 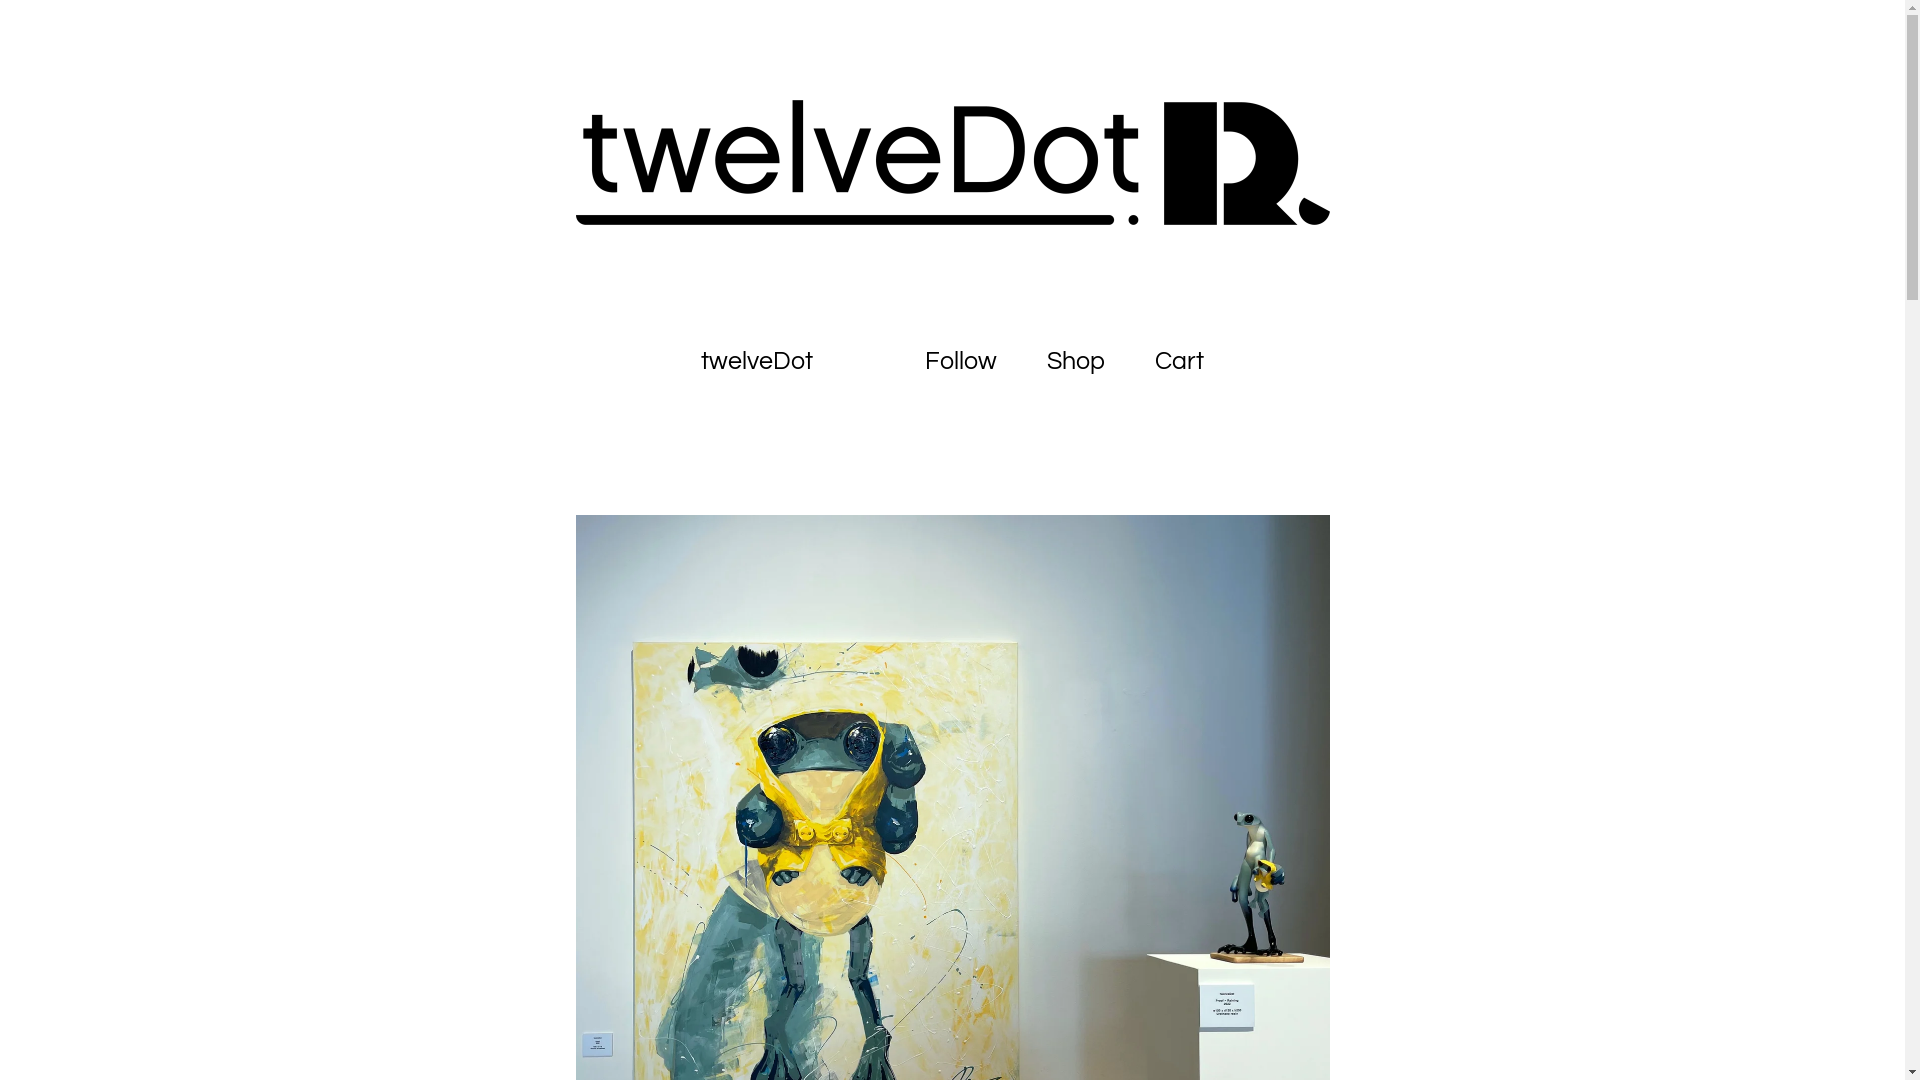 I want to click on 'Shop', so click(x=1074, y=361).